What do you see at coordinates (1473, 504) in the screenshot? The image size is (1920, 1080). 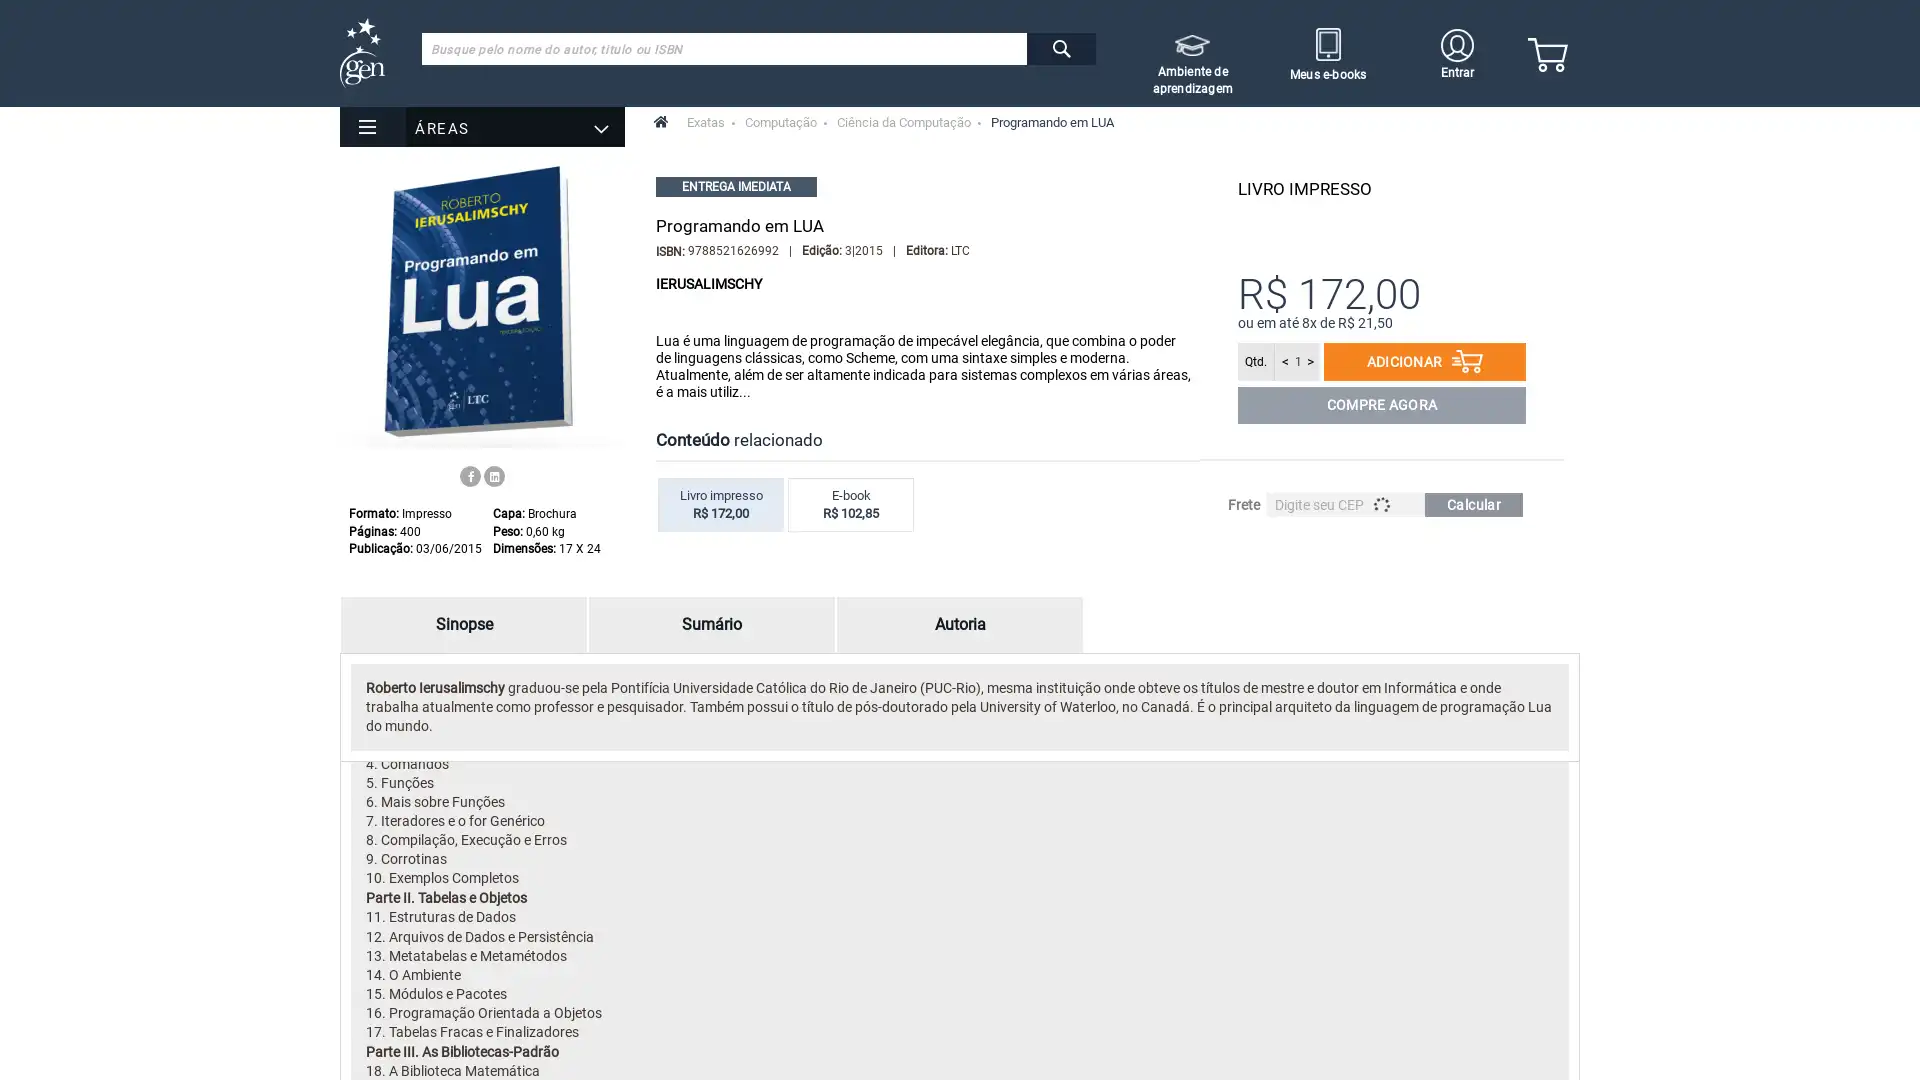 I see `Calcular` at bounding box center [1473, 504].